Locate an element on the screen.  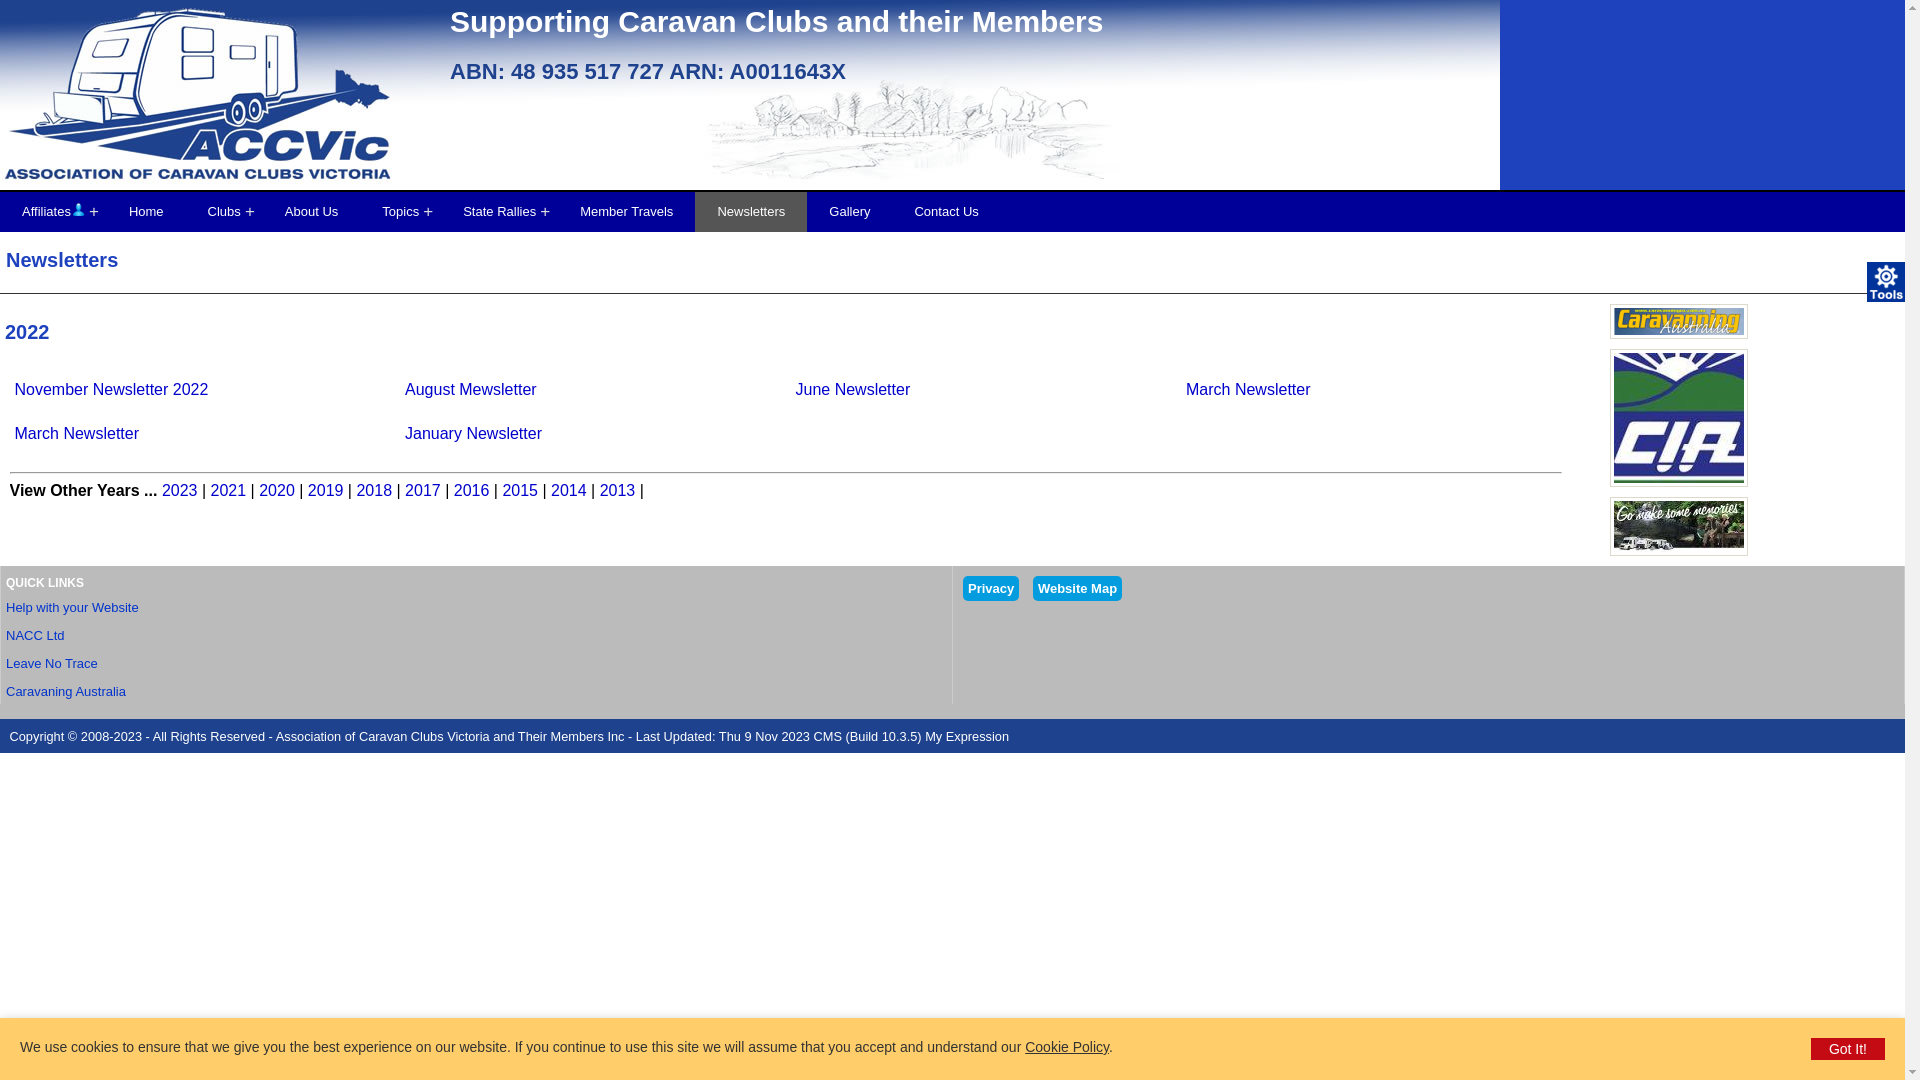
'2015' is located at coordinates (519, 490).